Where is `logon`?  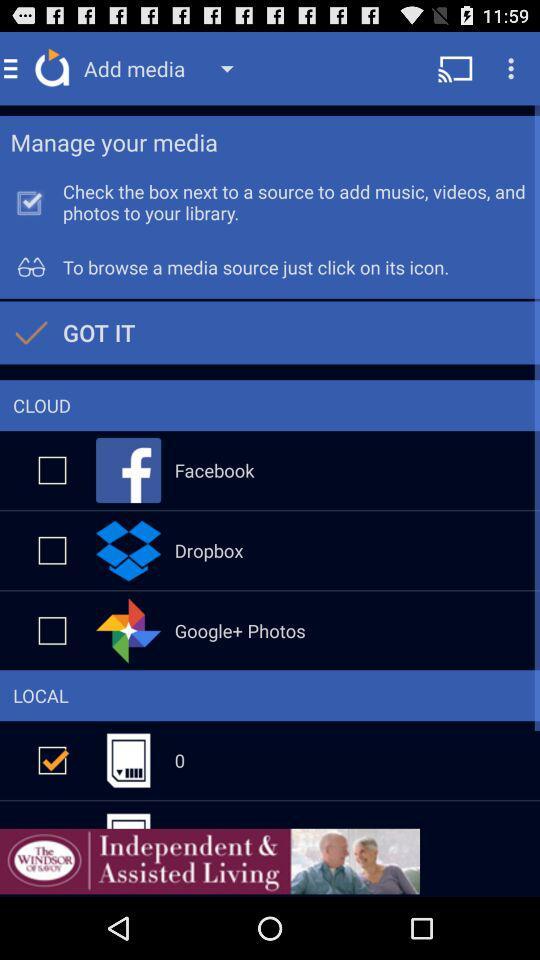
logon is located at coordinates (52, 629).